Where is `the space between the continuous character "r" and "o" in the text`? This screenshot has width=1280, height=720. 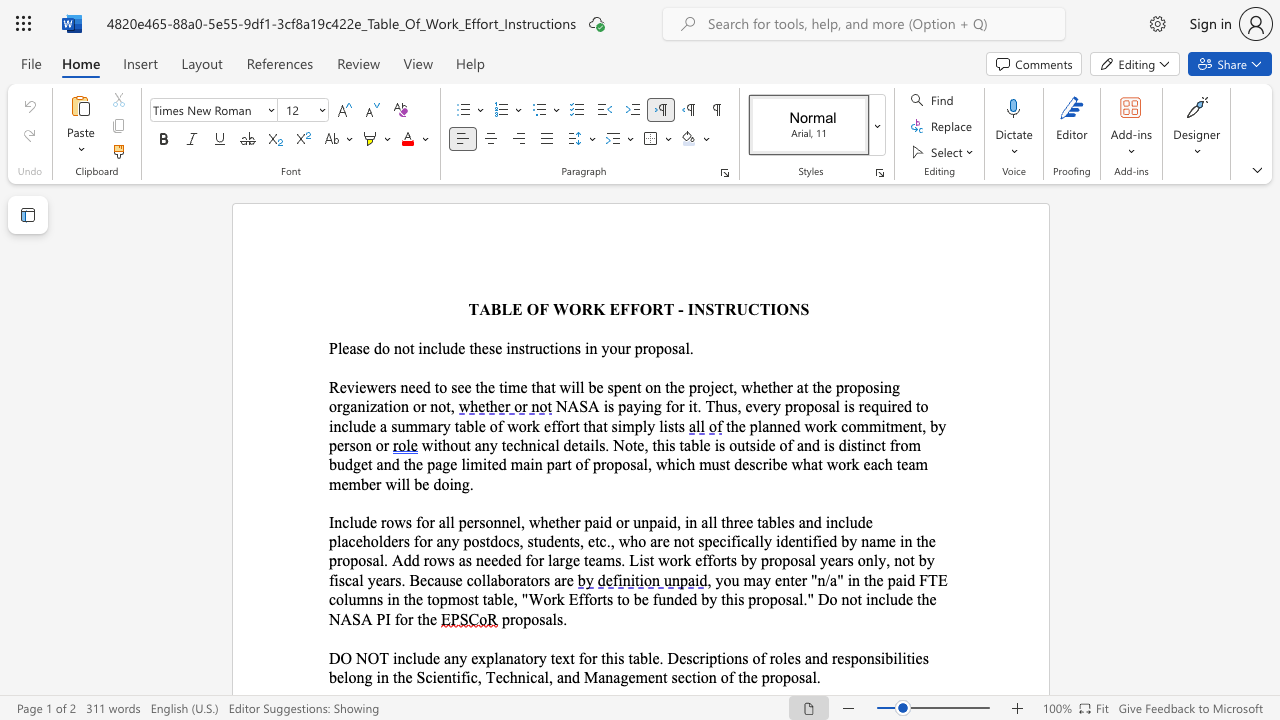
the space between the continuous character "r" and "o" in the text is located at coordinates (648, 347).